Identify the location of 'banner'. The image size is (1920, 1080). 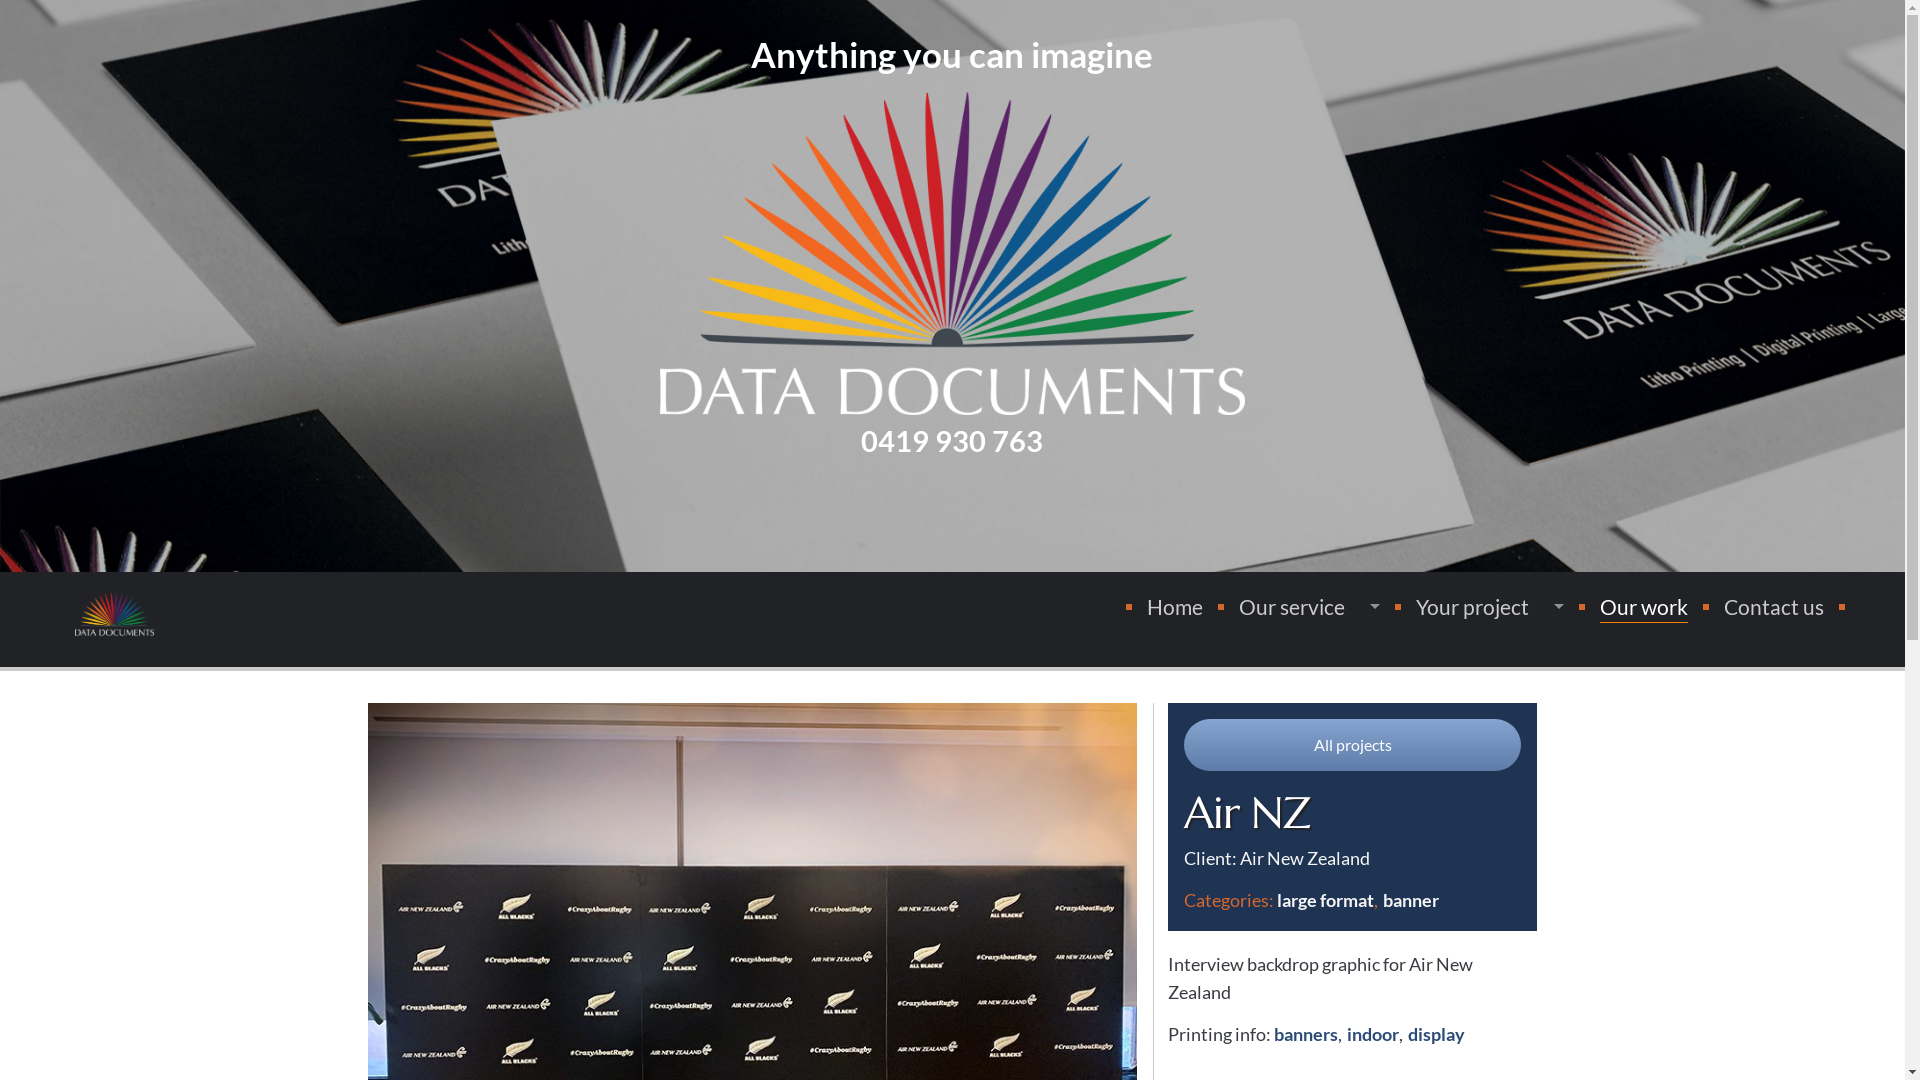
(1410, 900).